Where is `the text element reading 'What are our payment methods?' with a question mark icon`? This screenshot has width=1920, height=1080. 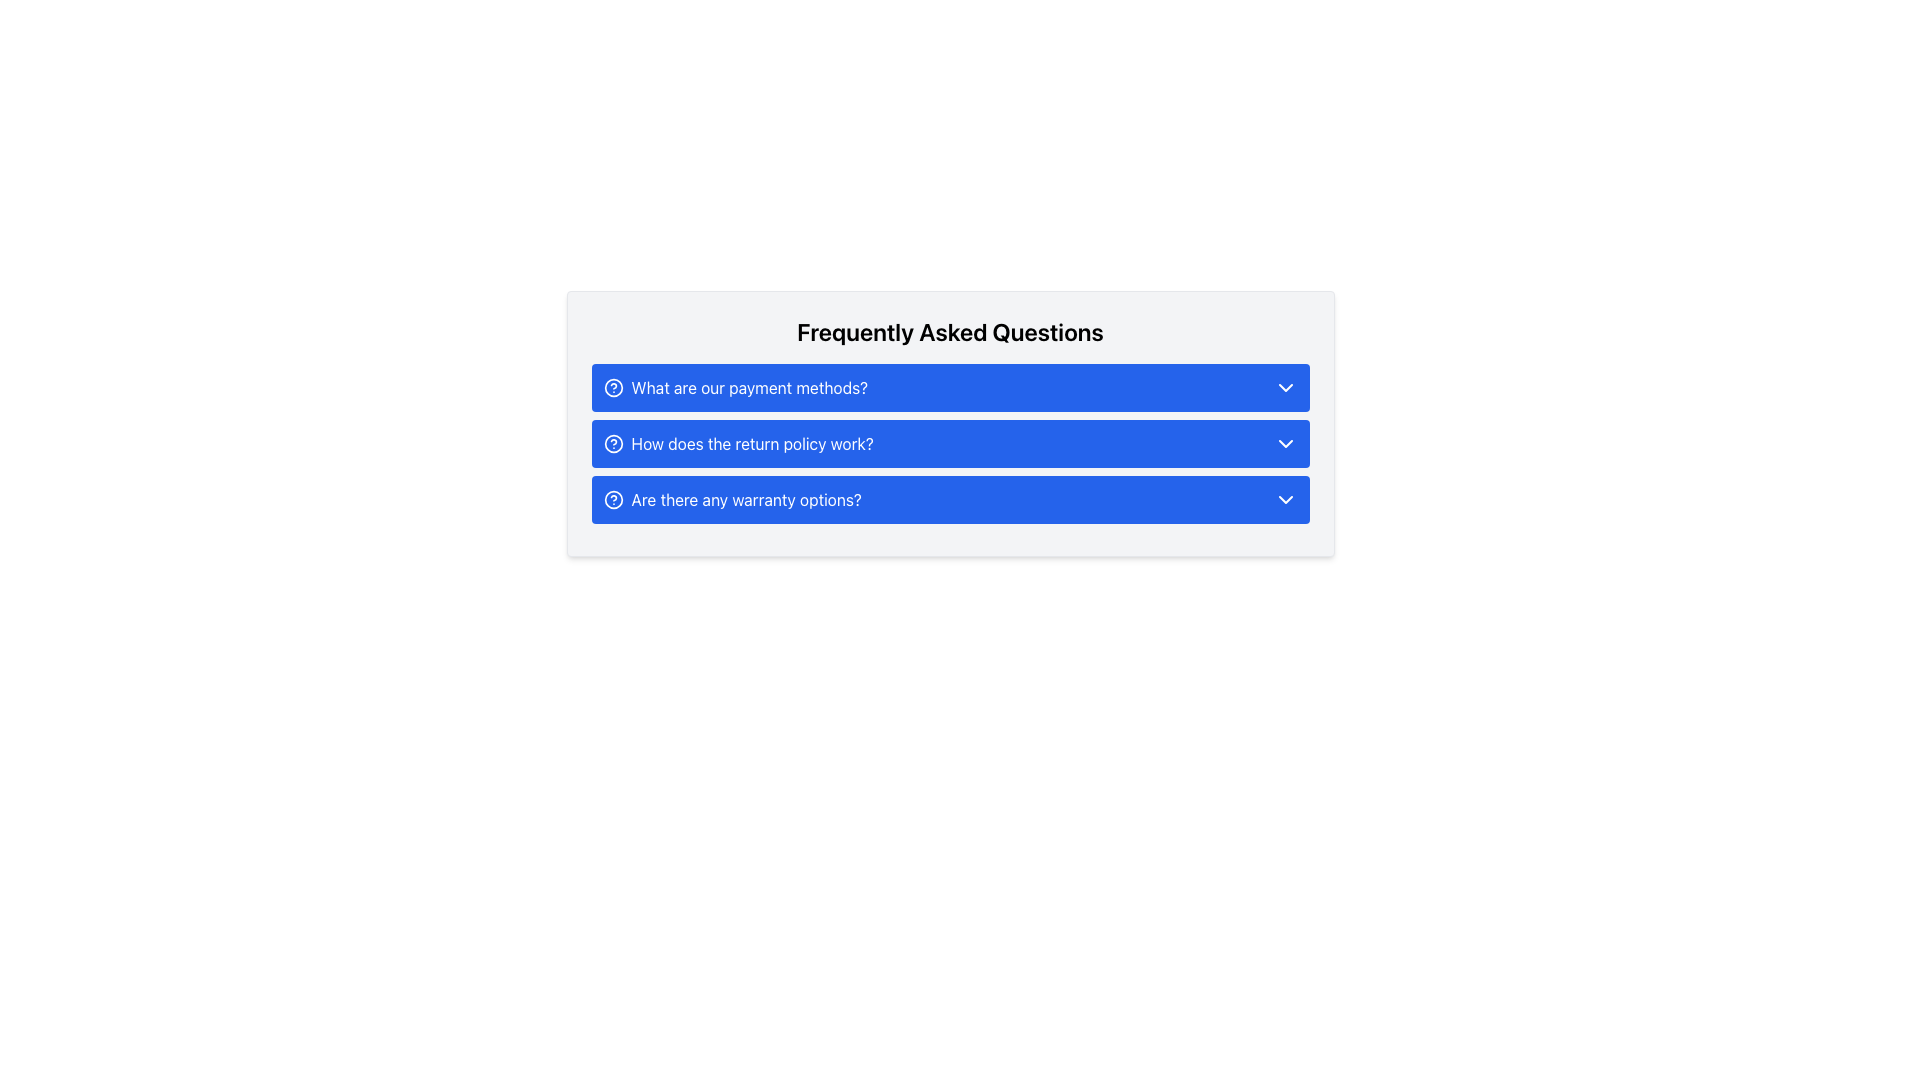 the text element reading 'What are our payment methods?' with a question mark icon is located at coordinates (734, 388).